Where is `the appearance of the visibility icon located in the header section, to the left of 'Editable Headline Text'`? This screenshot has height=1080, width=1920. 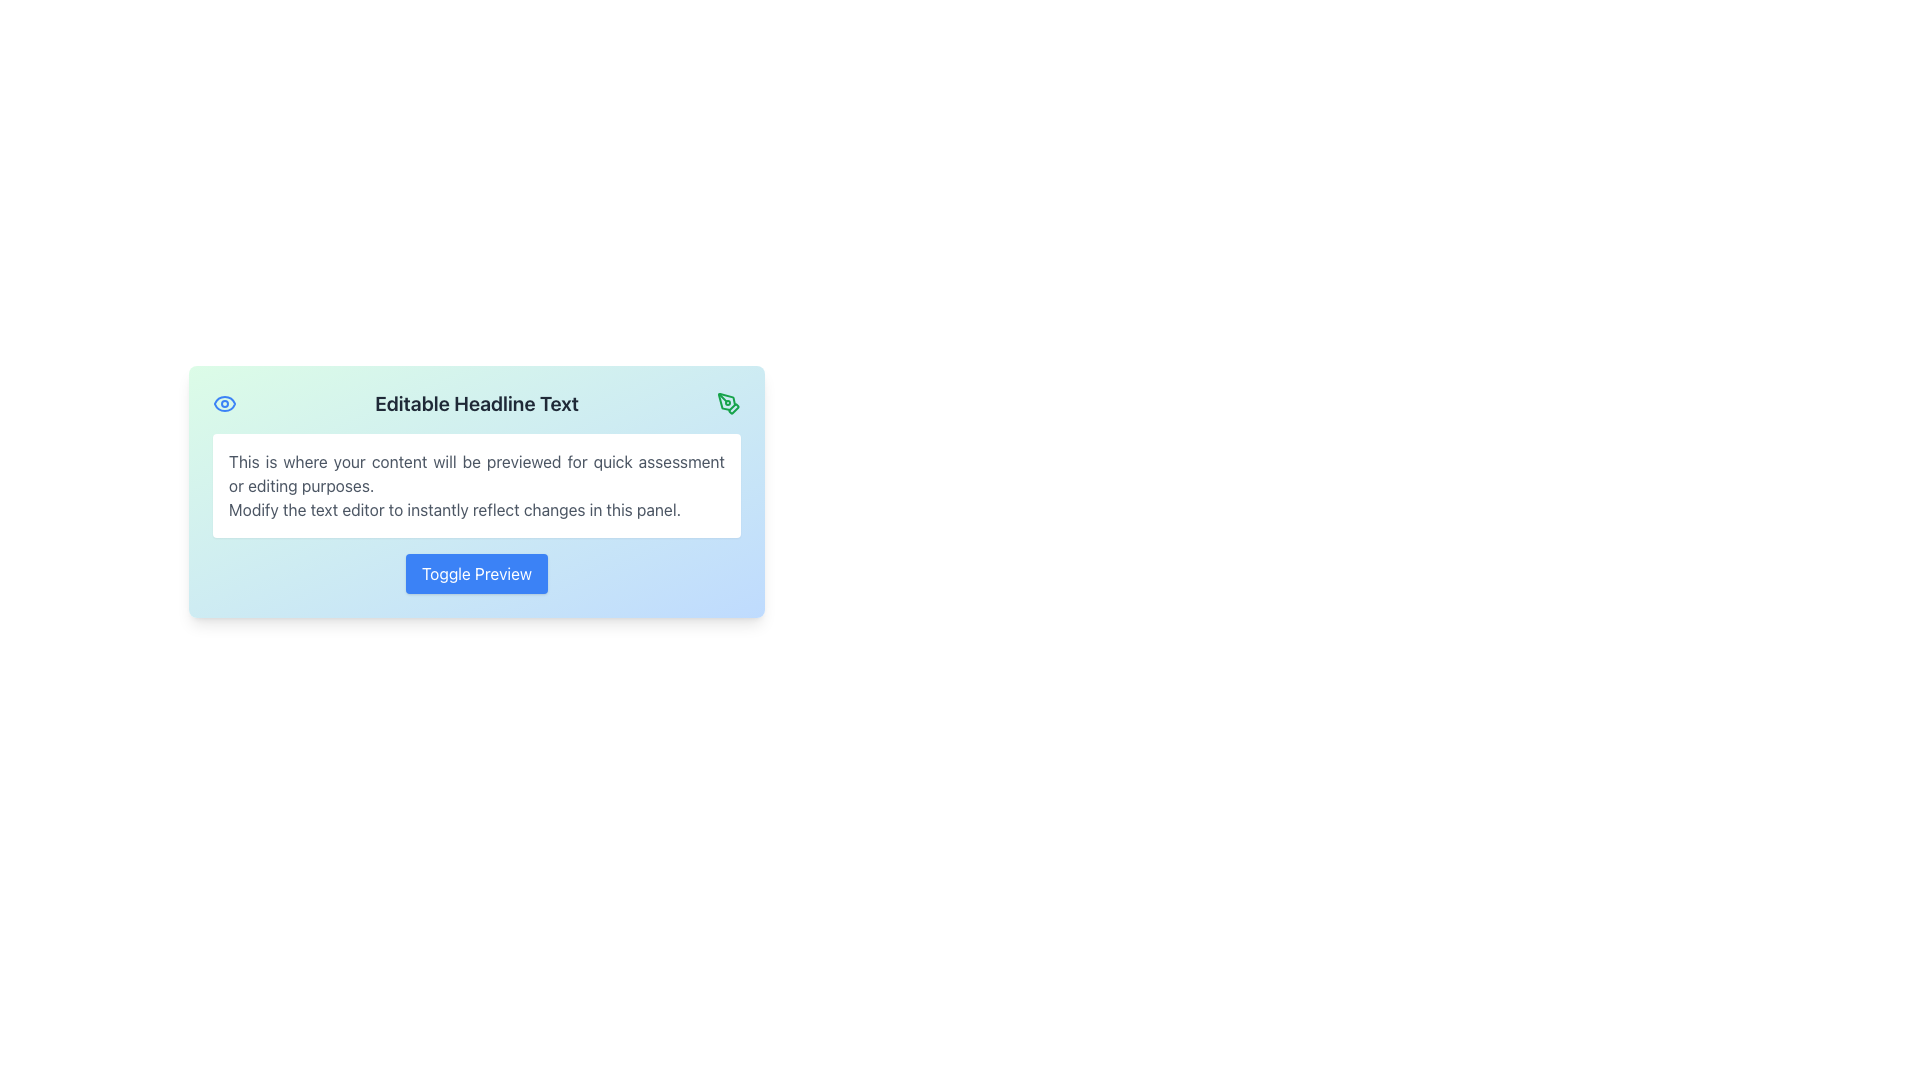 the appearance of the visibility icon located in the header section, to the left of 'Editable Headline Text' is located at coordinates (225, 404).